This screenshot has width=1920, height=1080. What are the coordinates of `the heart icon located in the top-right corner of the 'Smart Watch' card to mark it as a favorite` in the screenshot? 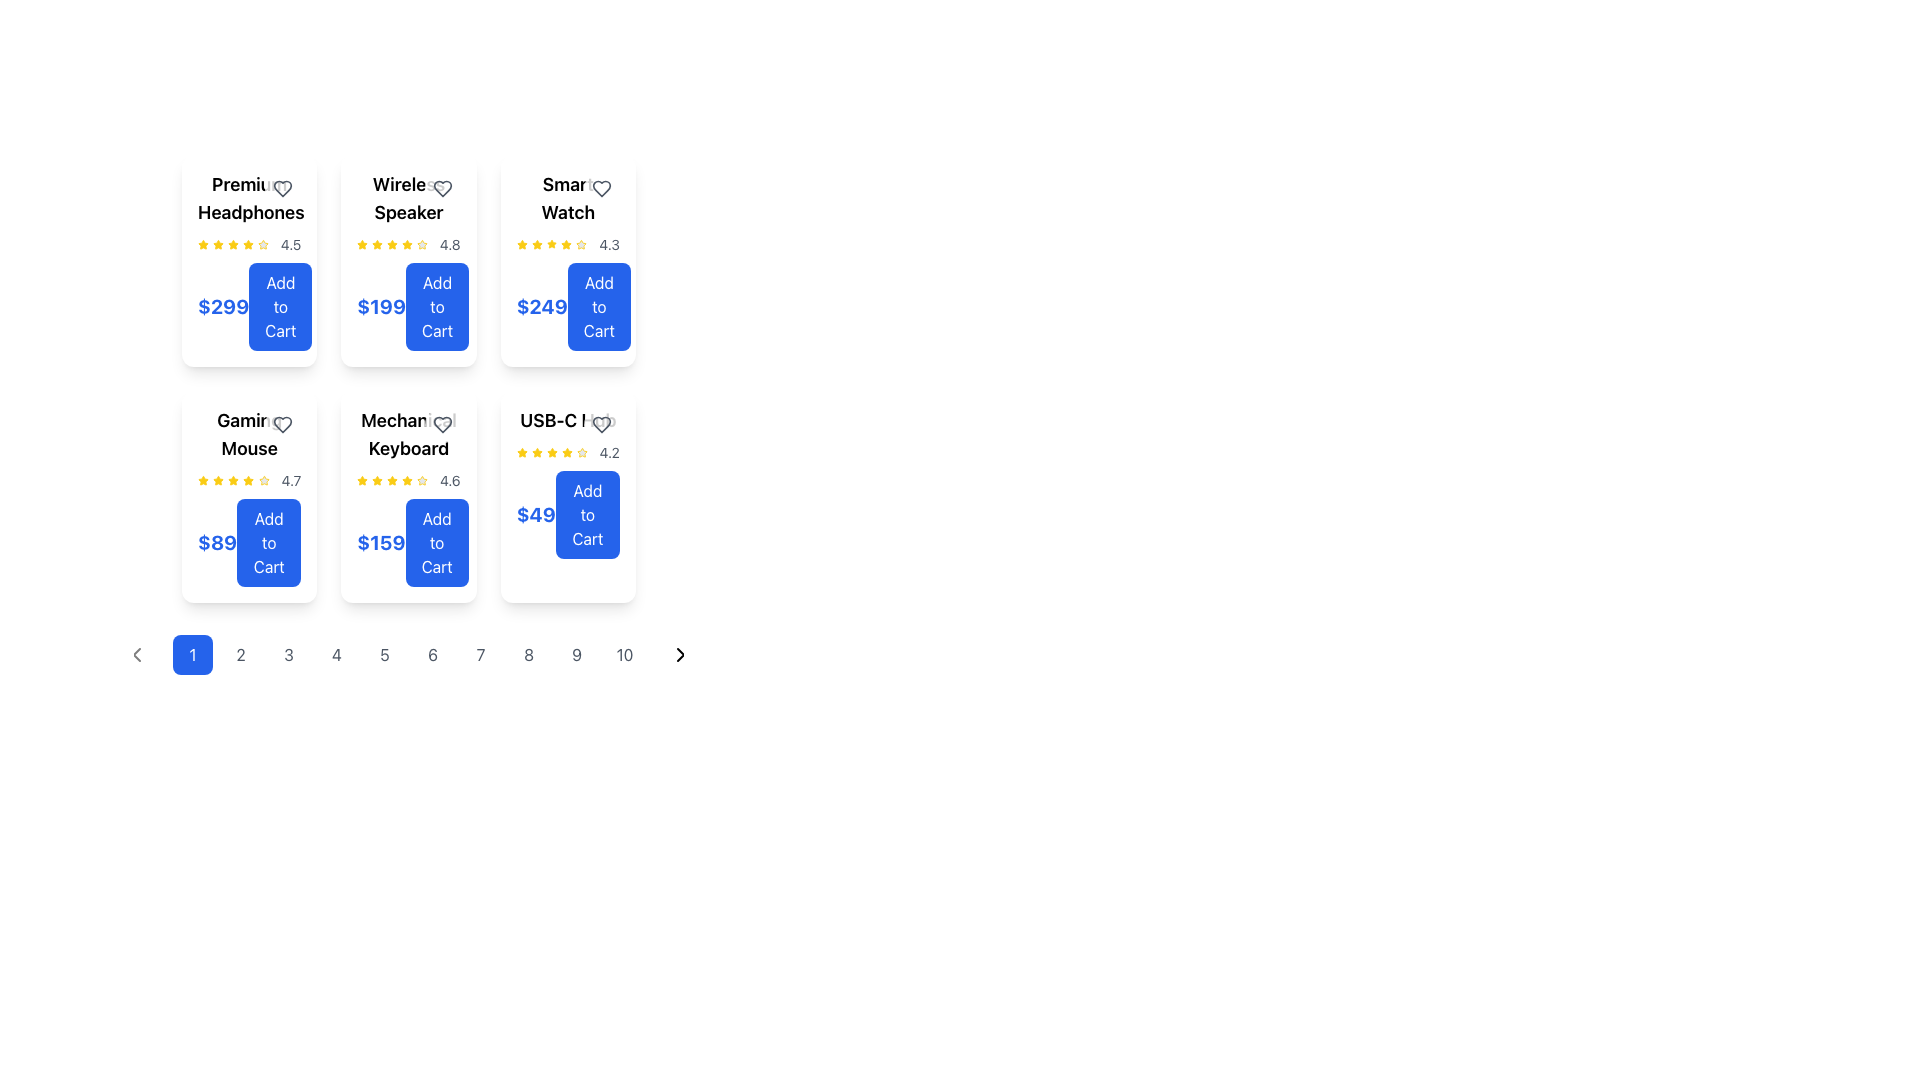 It's located at (600, 189).